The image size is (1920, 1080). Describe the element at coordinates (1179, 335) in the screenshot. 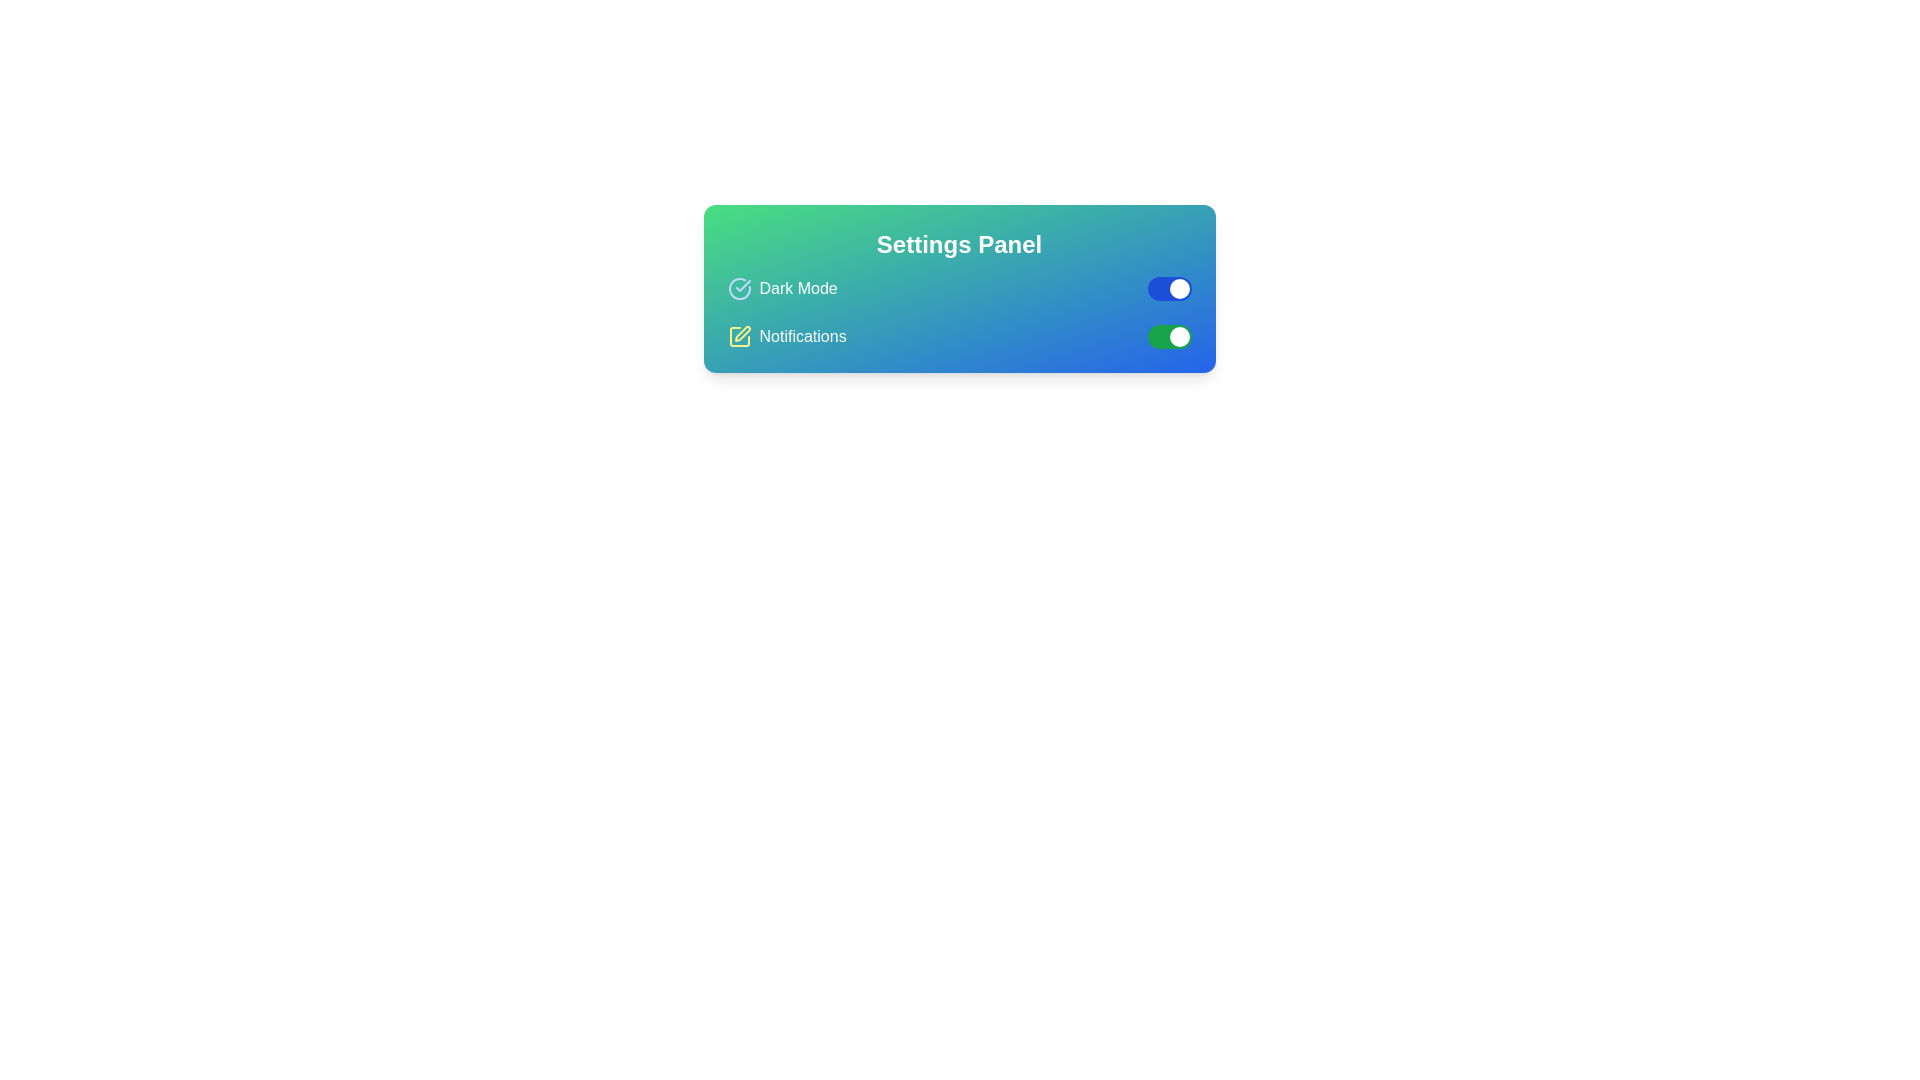

I see `the toggle switch thumb for the 'Notifications' option in the Settings Panel to change its position and activate or deactivate notifications` at that location.